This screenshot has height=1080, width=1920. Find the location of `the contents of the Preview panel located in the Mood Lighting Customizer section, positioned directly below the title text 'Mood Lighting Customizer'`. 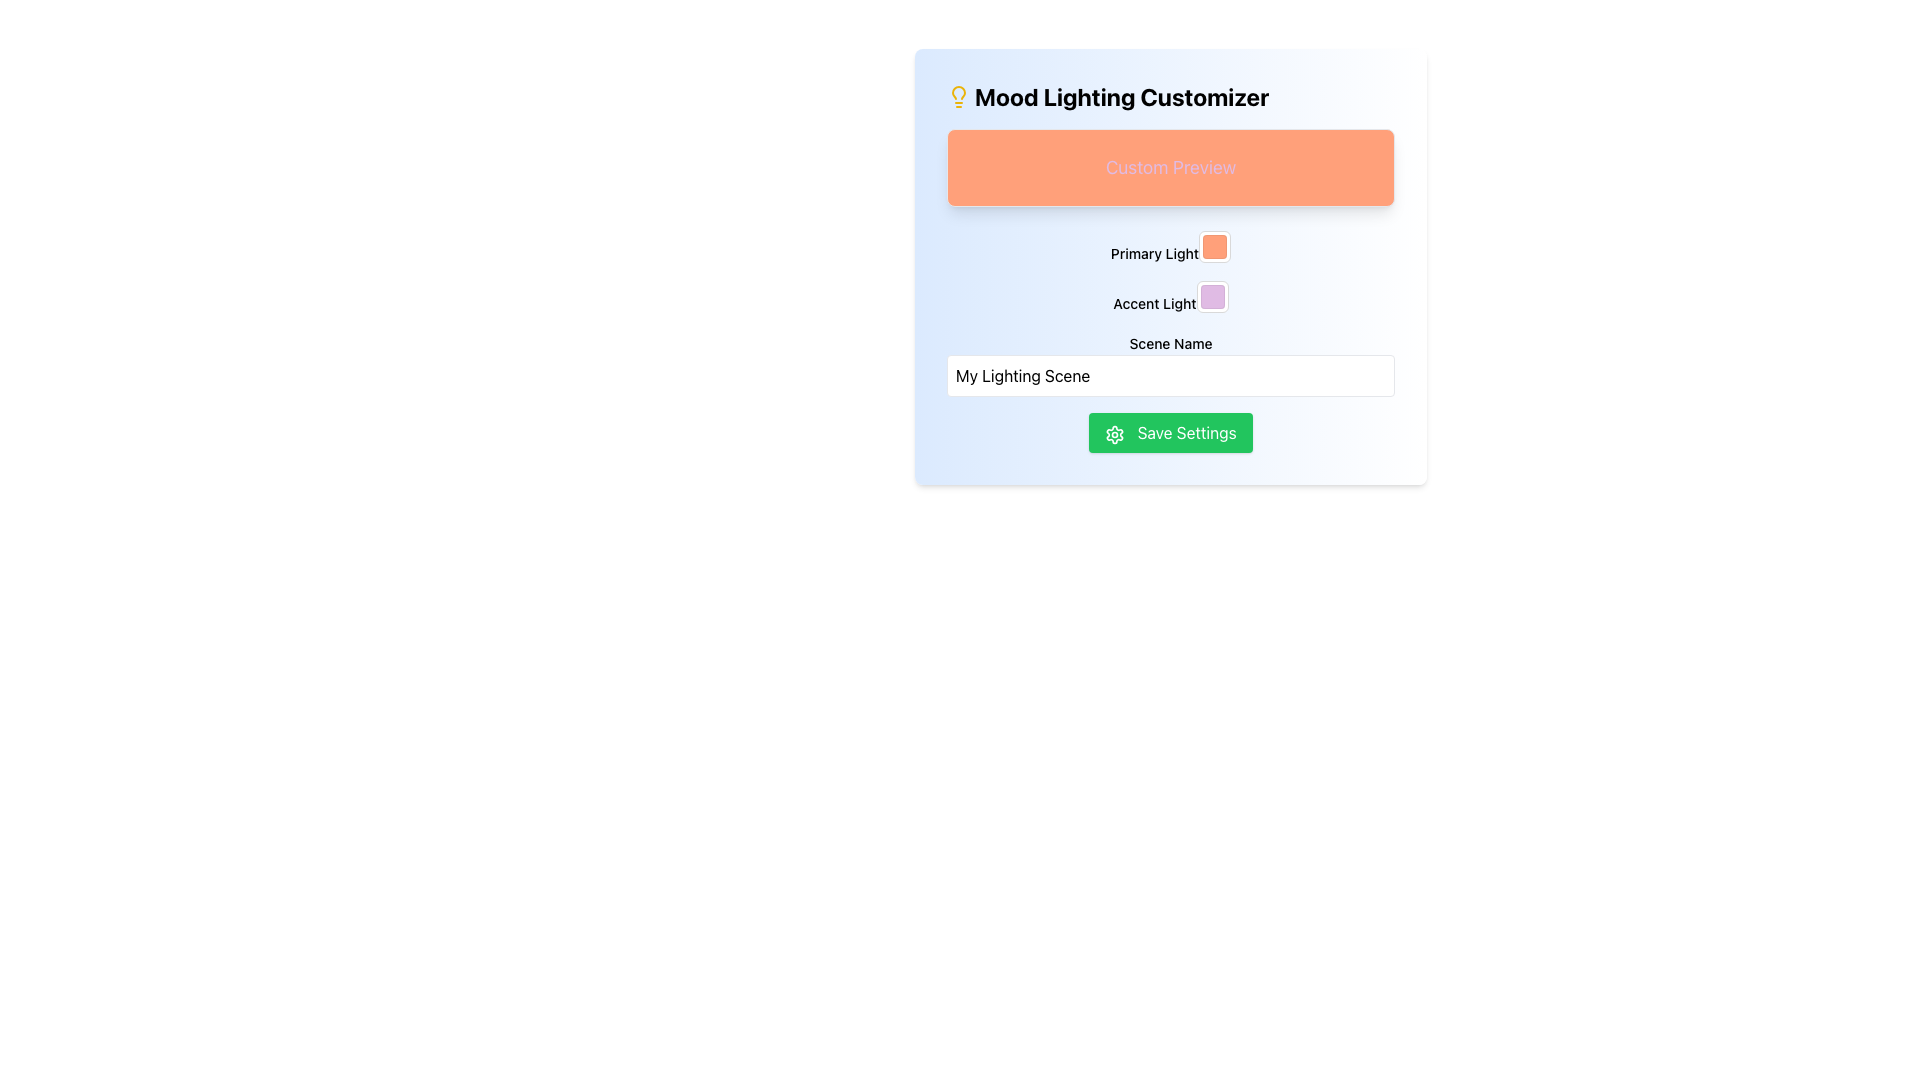

the contents of the Preview panel located in the Mood Lighting Customizer section, positioned directly below the title text 'Mood Lighting Customizer' is located at coordinates (1171, 167).